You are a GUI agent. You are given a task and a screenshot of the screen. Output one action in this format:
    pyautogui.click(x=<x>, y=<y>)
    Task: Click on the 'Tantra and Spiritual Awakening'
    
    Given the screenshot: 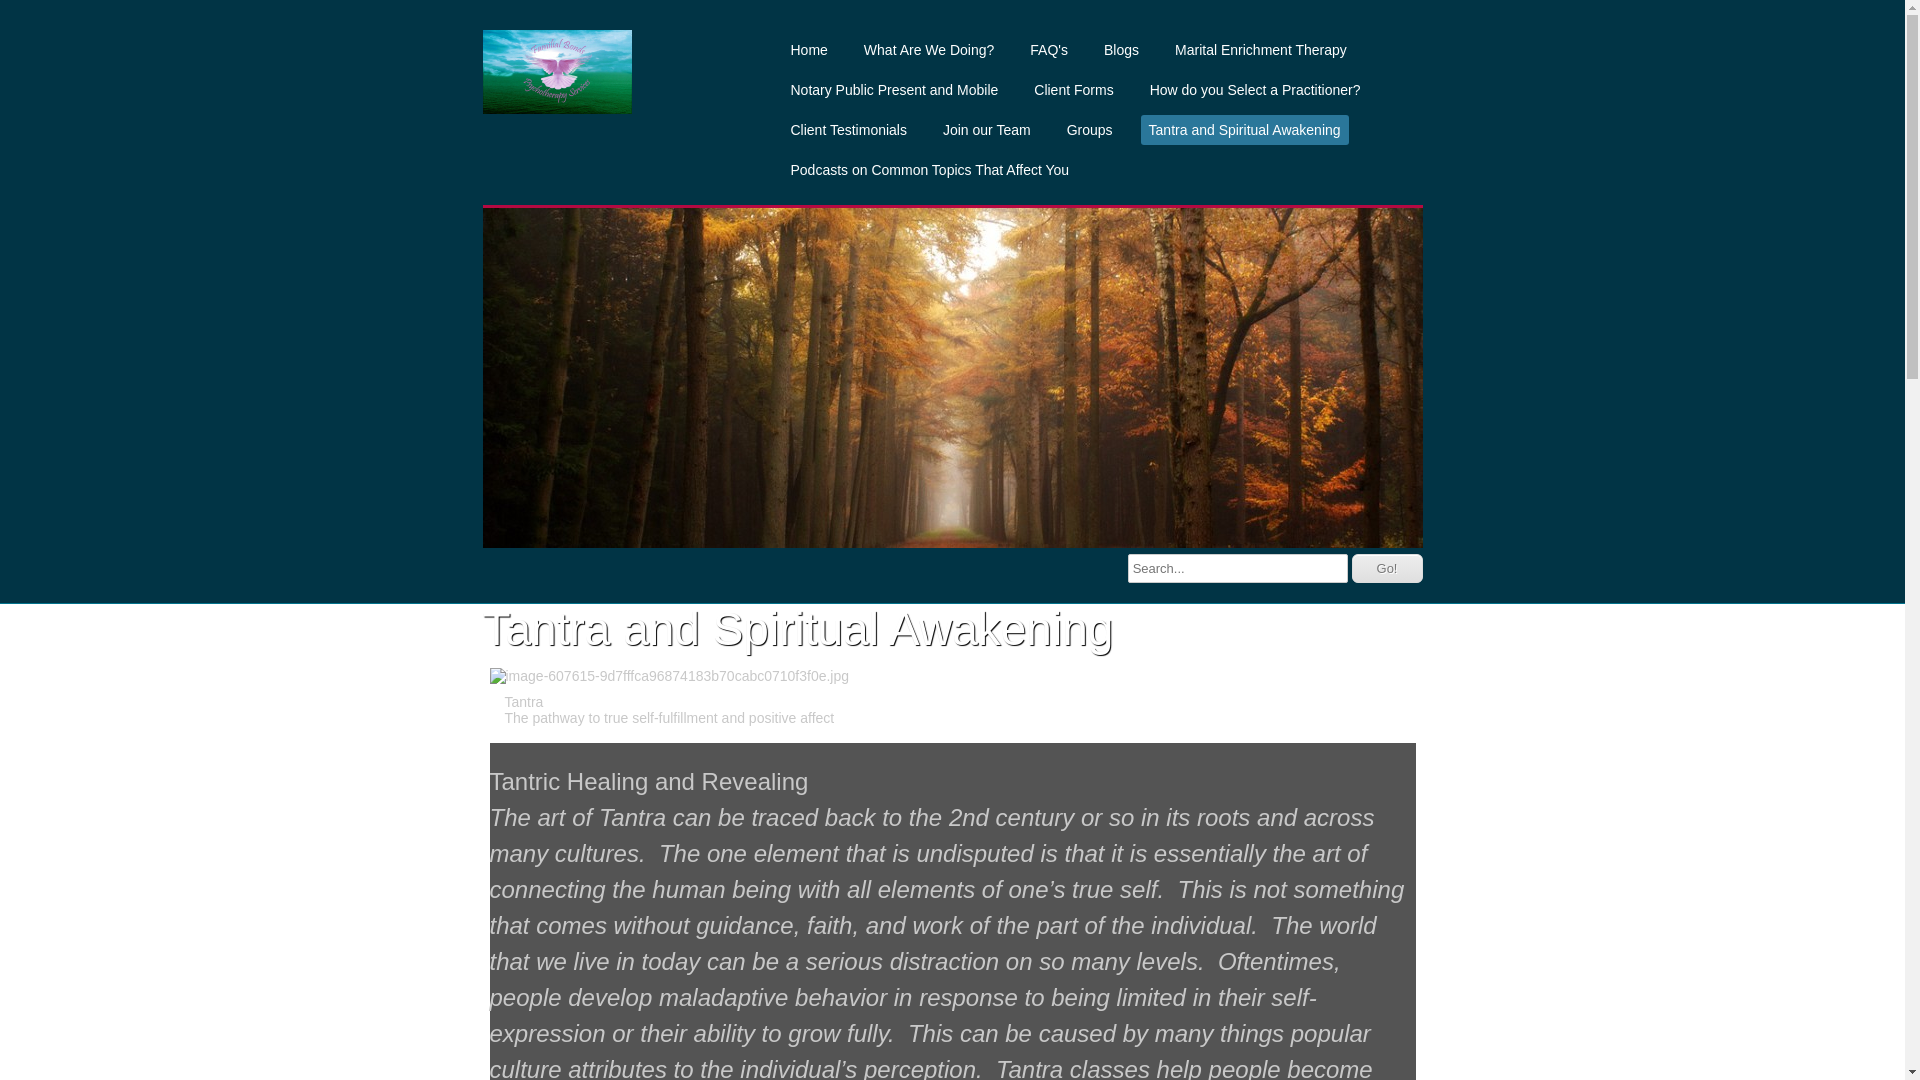 What is the action you would take?
    pyautogui.click(x=1141, y=130)
    